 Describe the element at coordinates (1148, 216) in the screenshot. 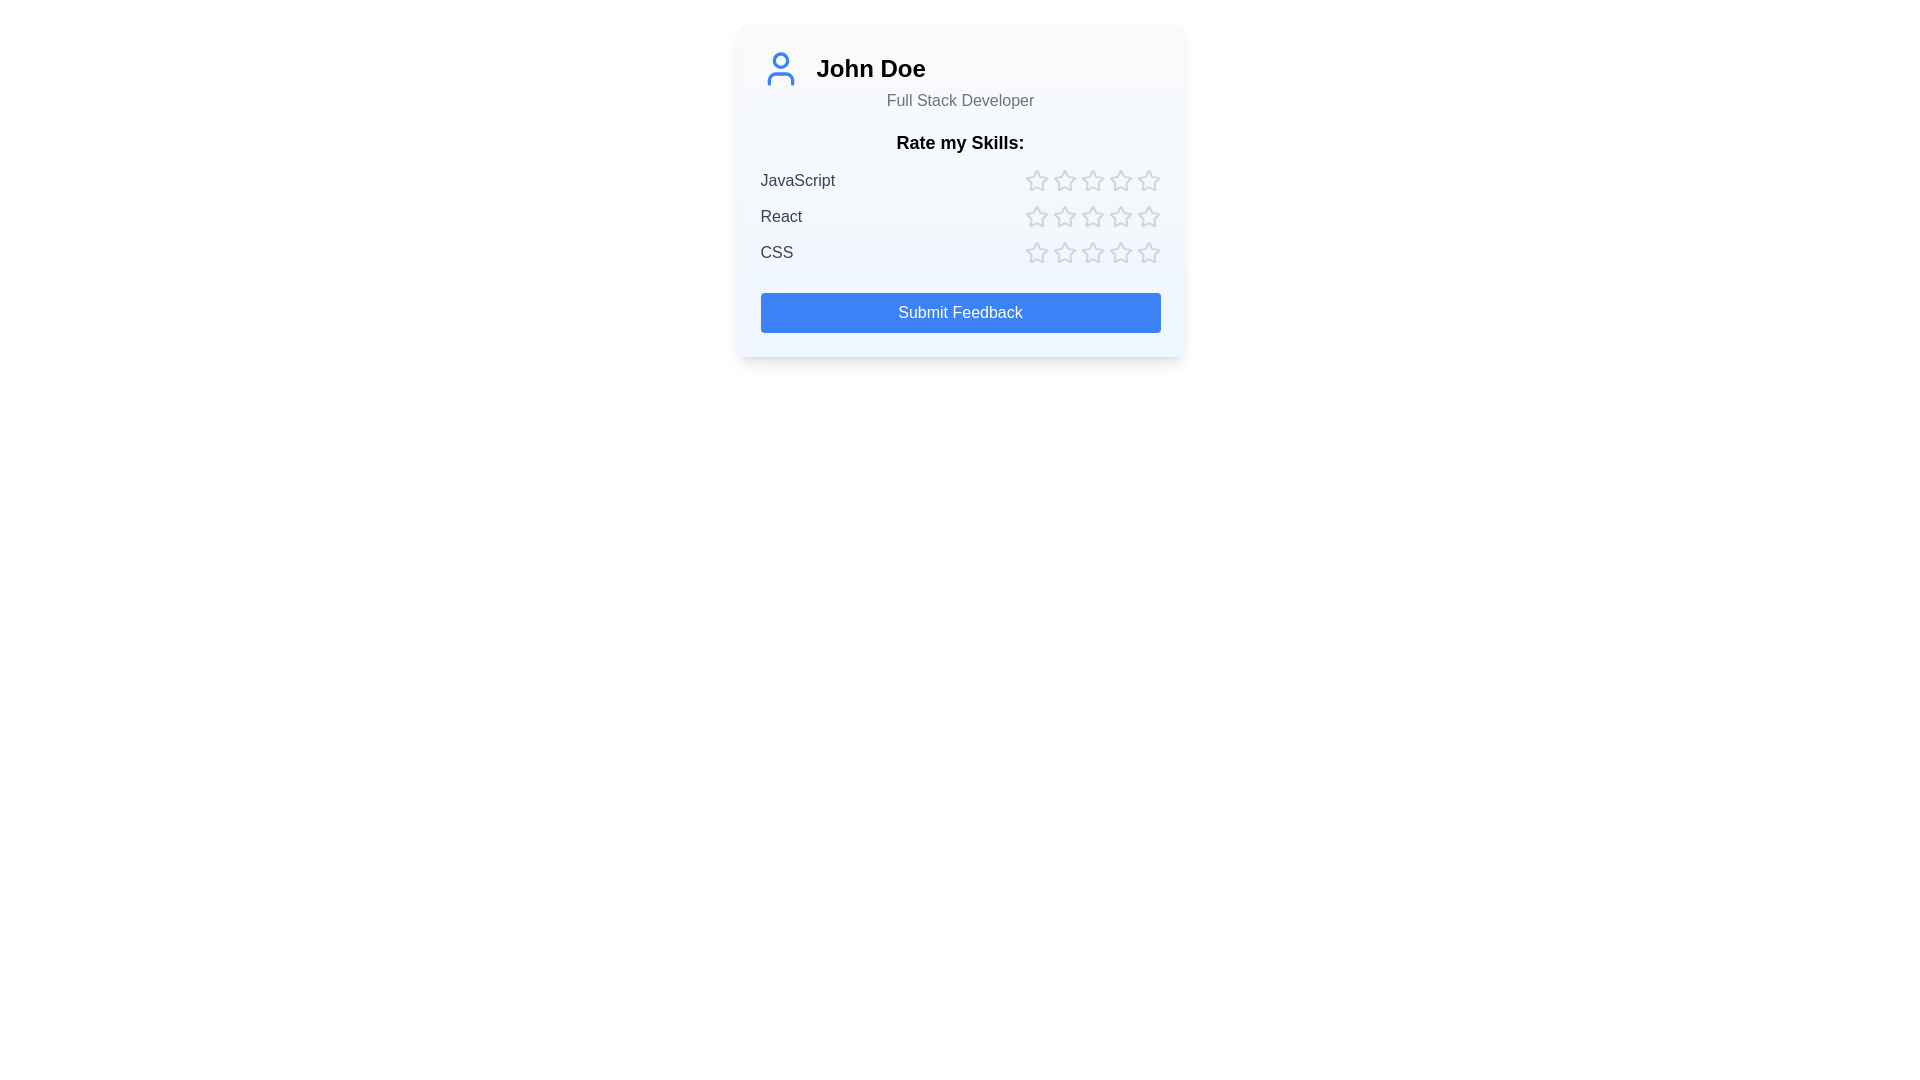

I see `the star corresponding to skill React and rating 5` at that location.